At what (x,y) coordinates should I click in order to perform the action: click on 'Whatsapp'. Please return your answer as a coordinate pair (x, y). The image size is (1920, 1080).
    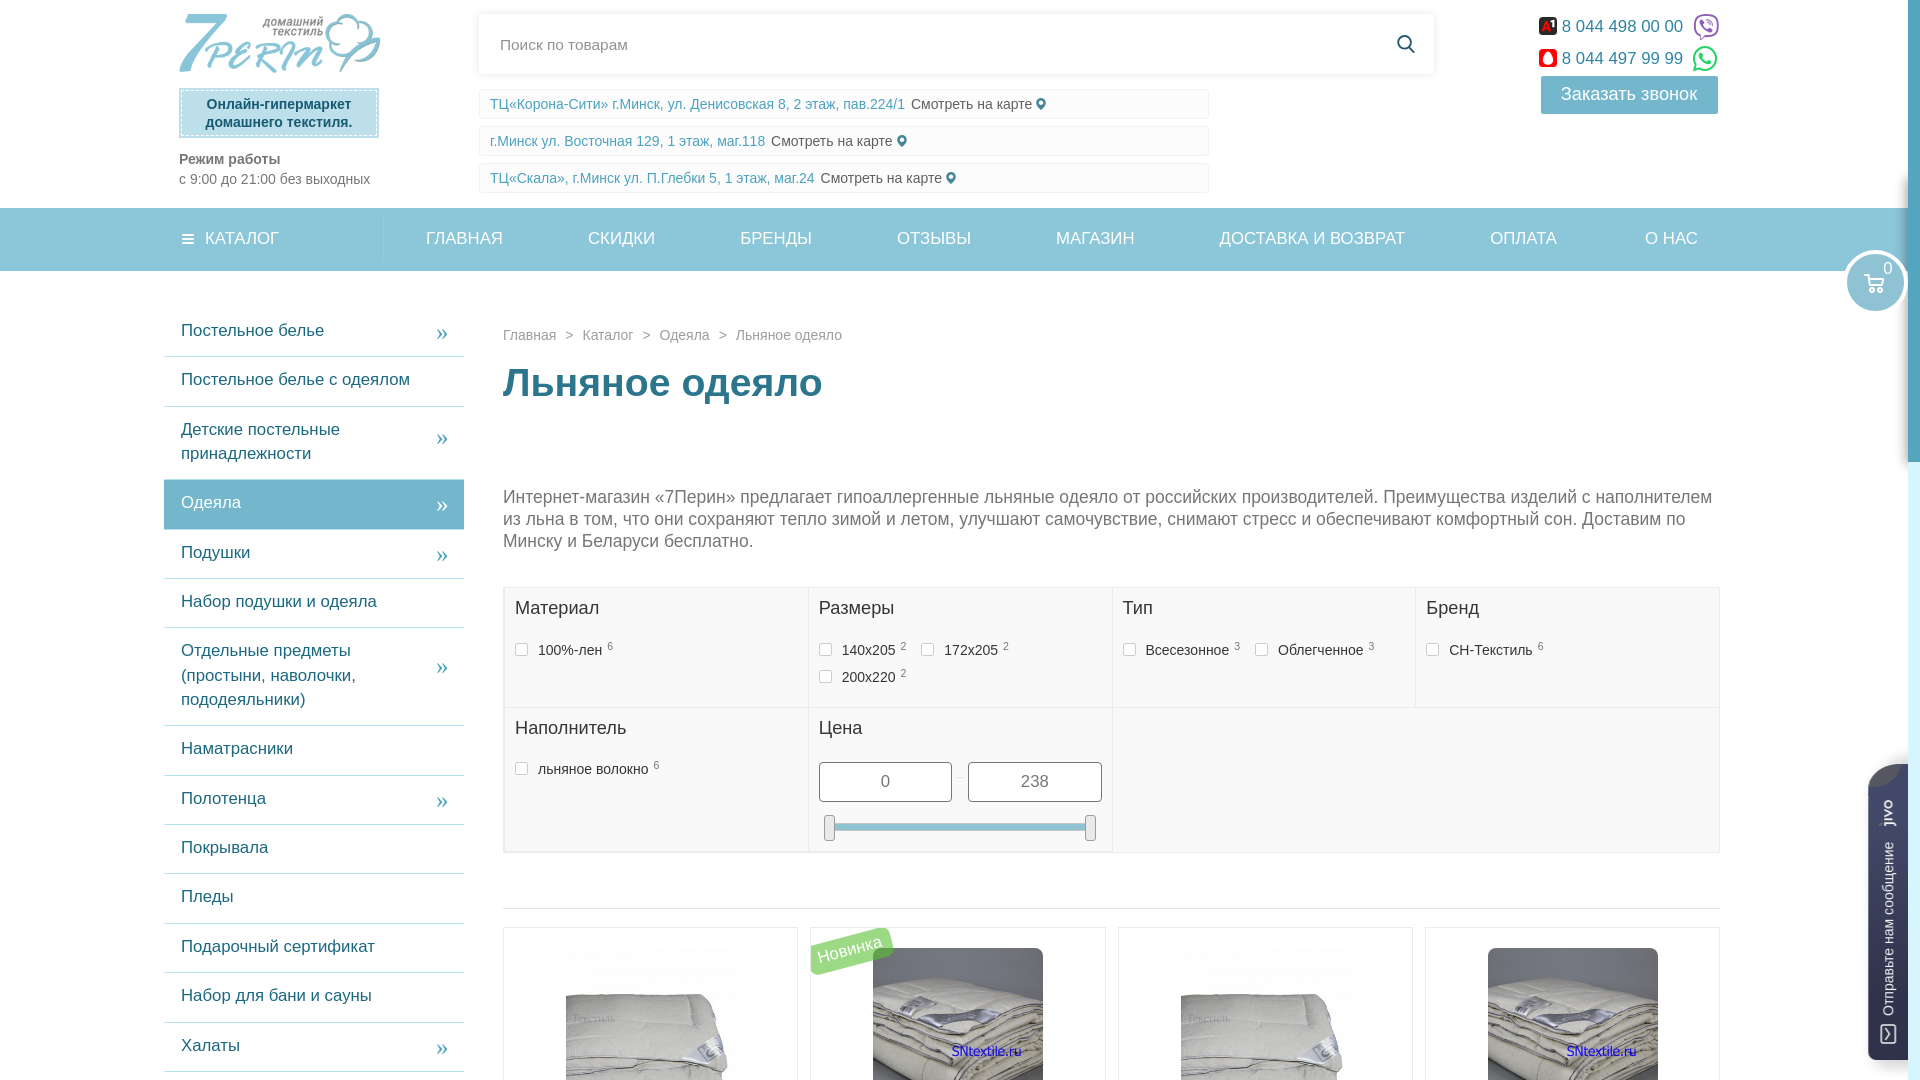
    Looking at the image, I should click on (1704, 58).